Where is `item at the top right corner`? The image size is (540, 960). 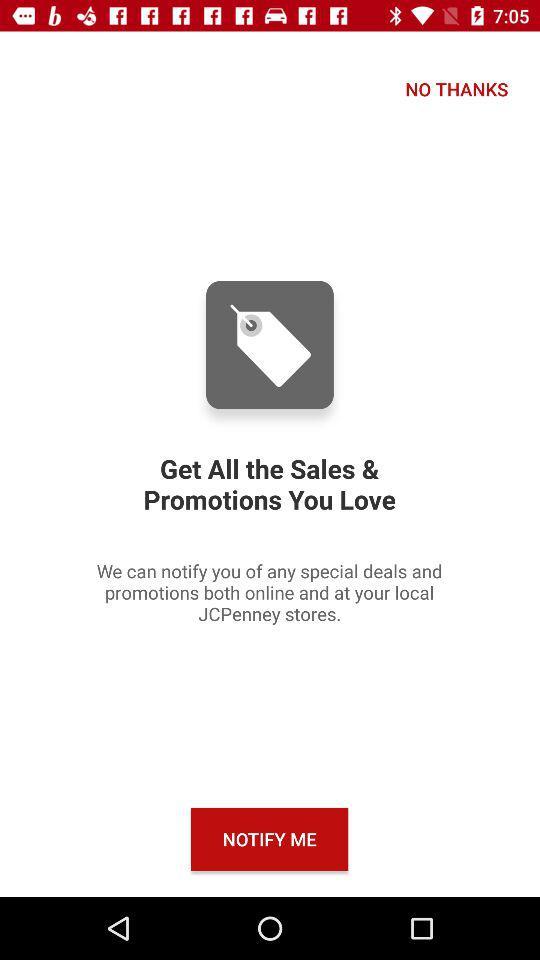
item at the top right corner is located at coordinates (456, 89).